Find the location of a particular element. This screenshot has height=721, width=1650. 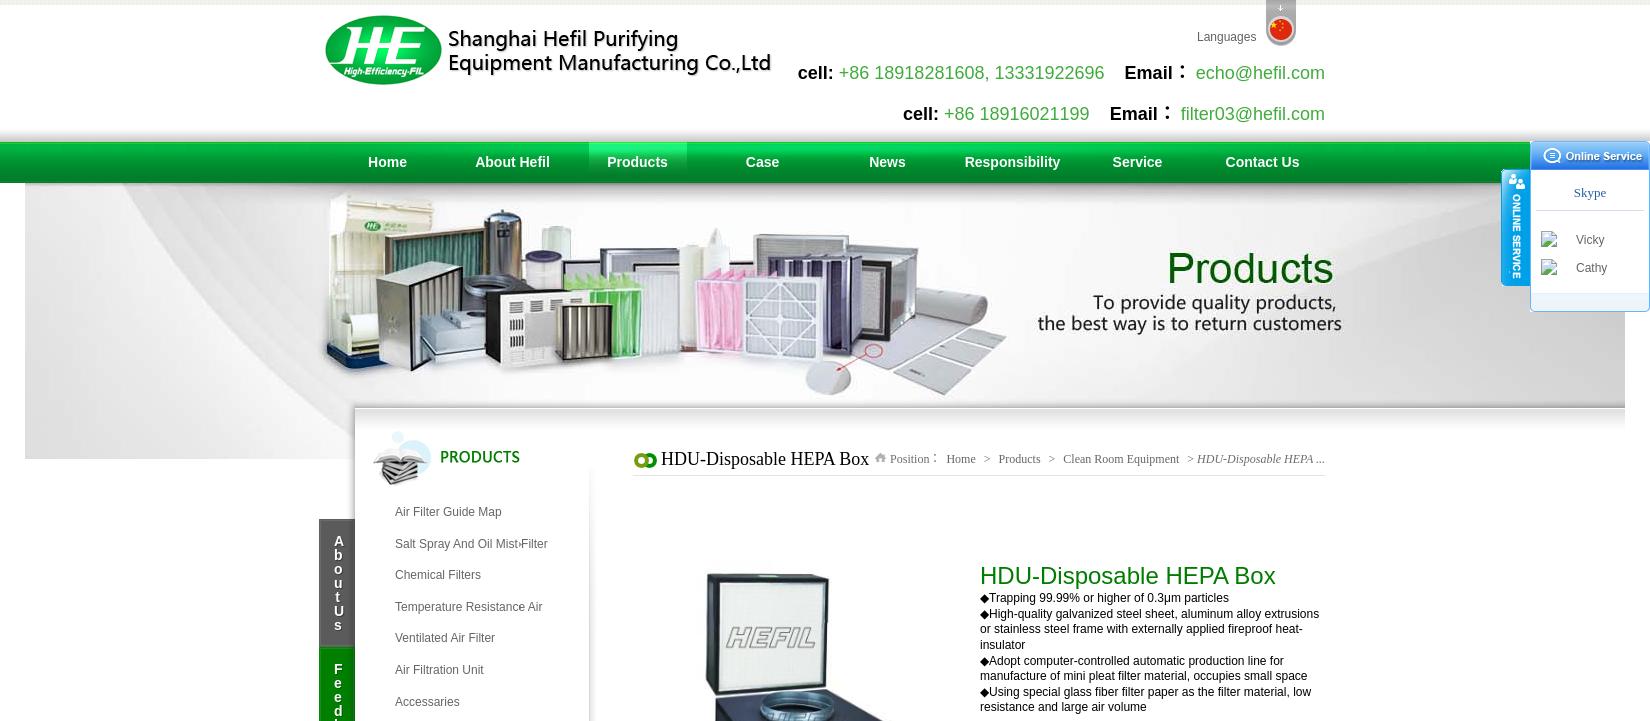

'Contact Us' is located at coordinates (1260, 161).